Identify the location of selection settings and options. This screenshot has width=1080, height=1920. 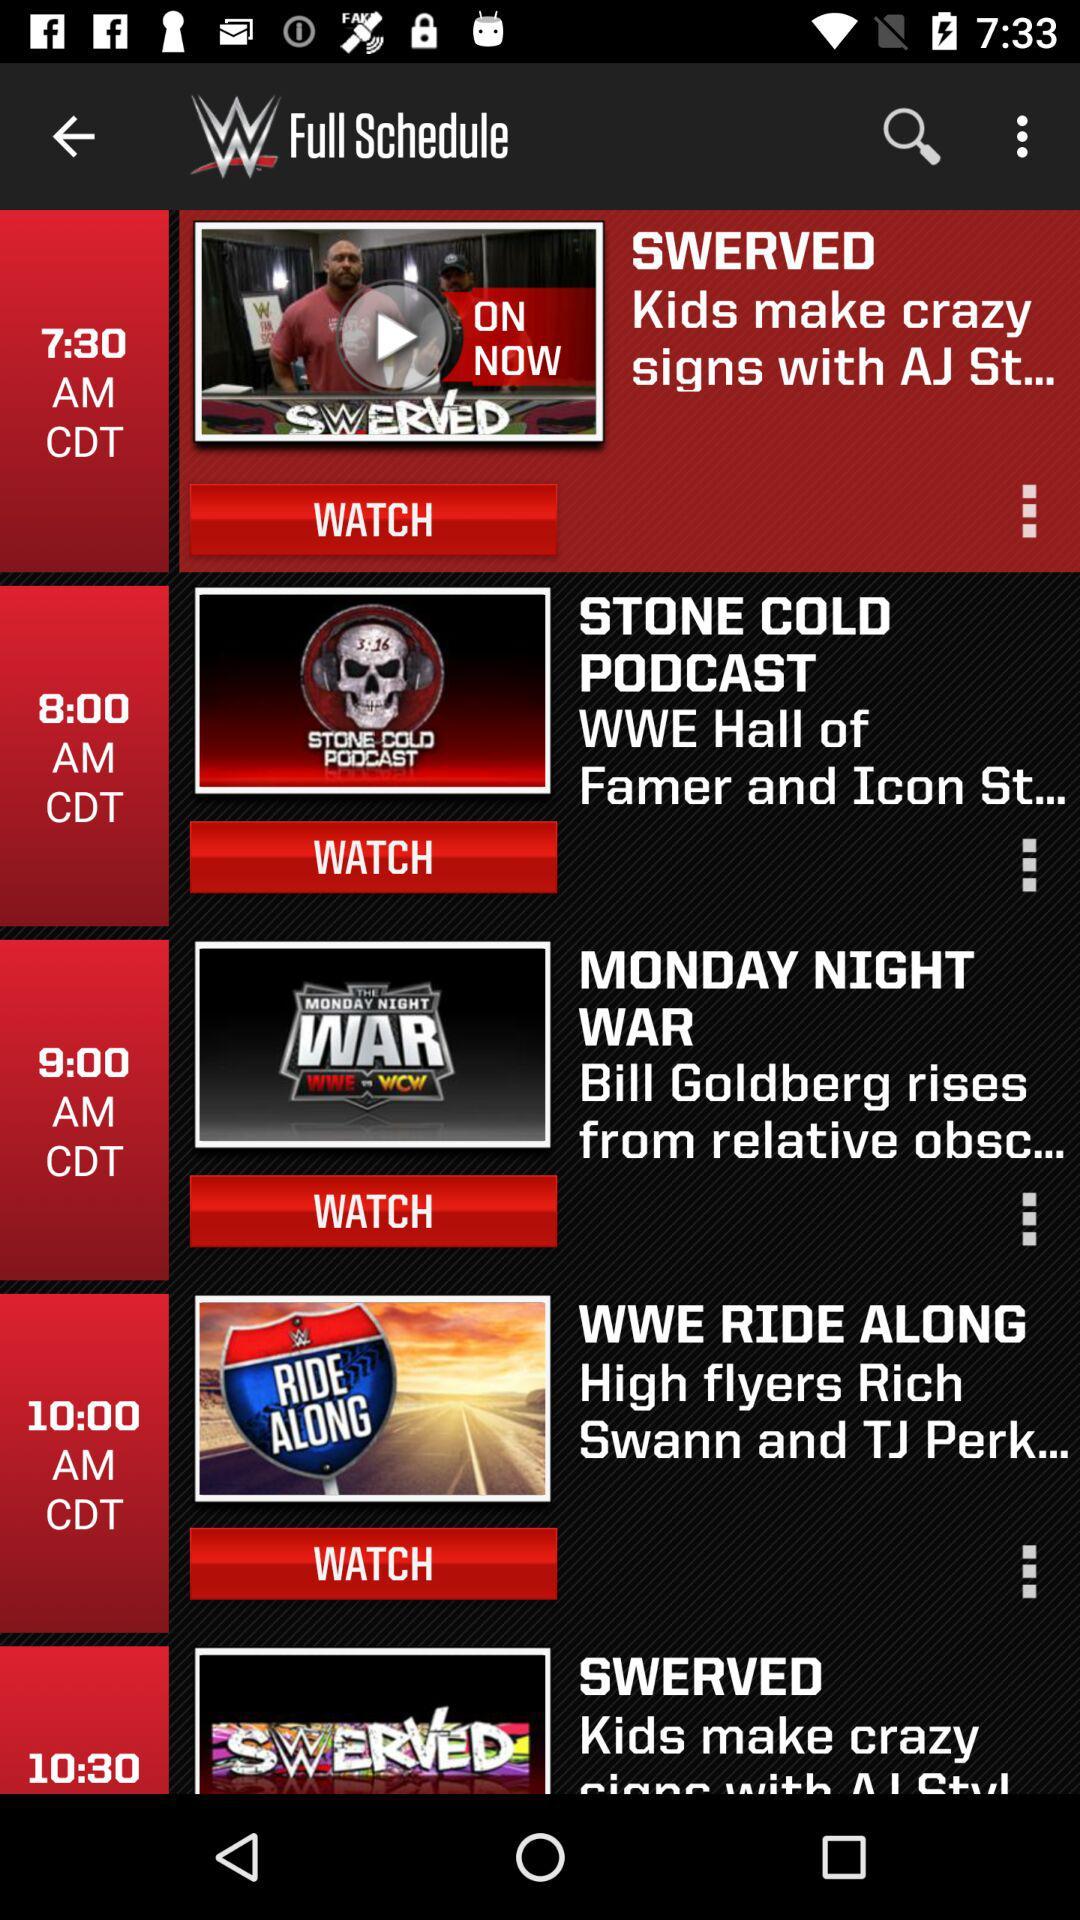
(1027, 873).